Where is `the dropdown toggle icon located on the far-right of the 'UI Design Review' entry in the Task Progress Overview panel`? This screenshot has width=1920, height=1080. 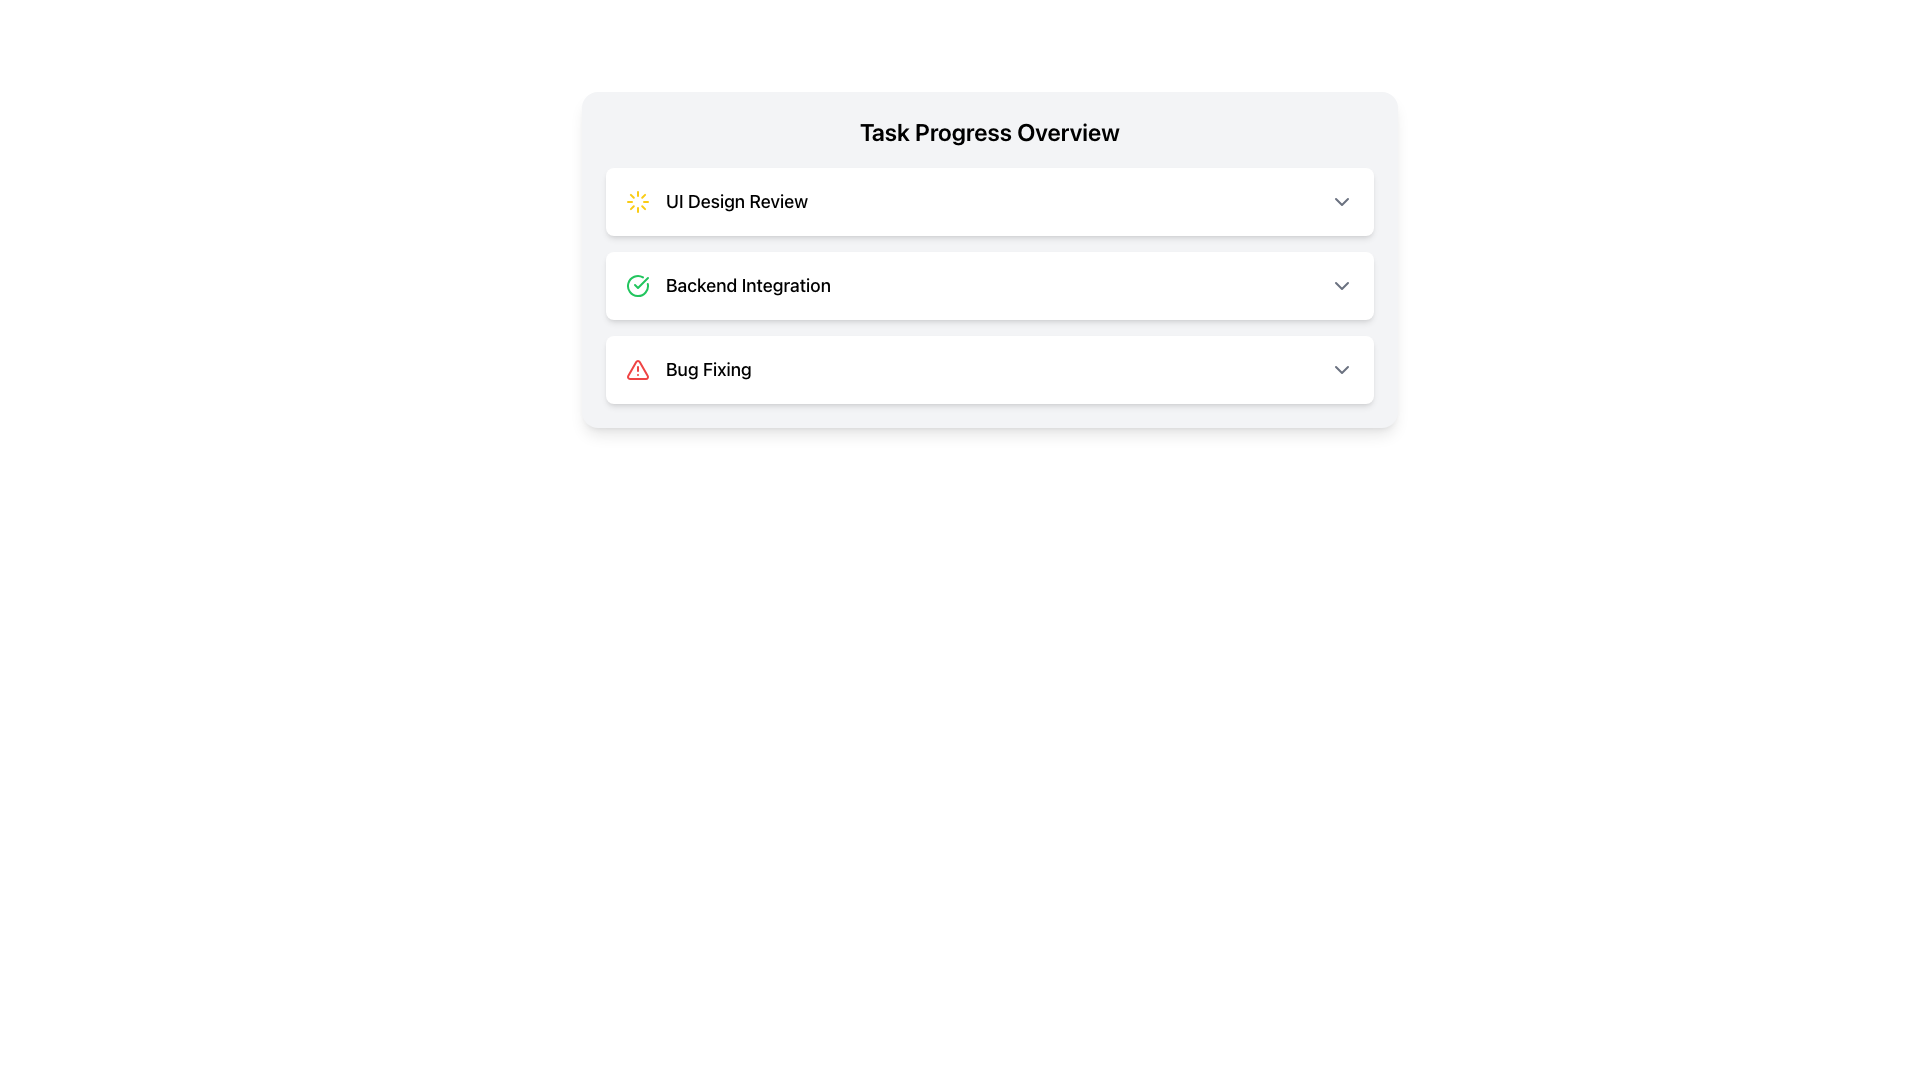 the dropdown toggle icon located on the far-right of the 'UI Design Review' entry in the Task Progress Overview panel is located at coordinates (1342, 201).